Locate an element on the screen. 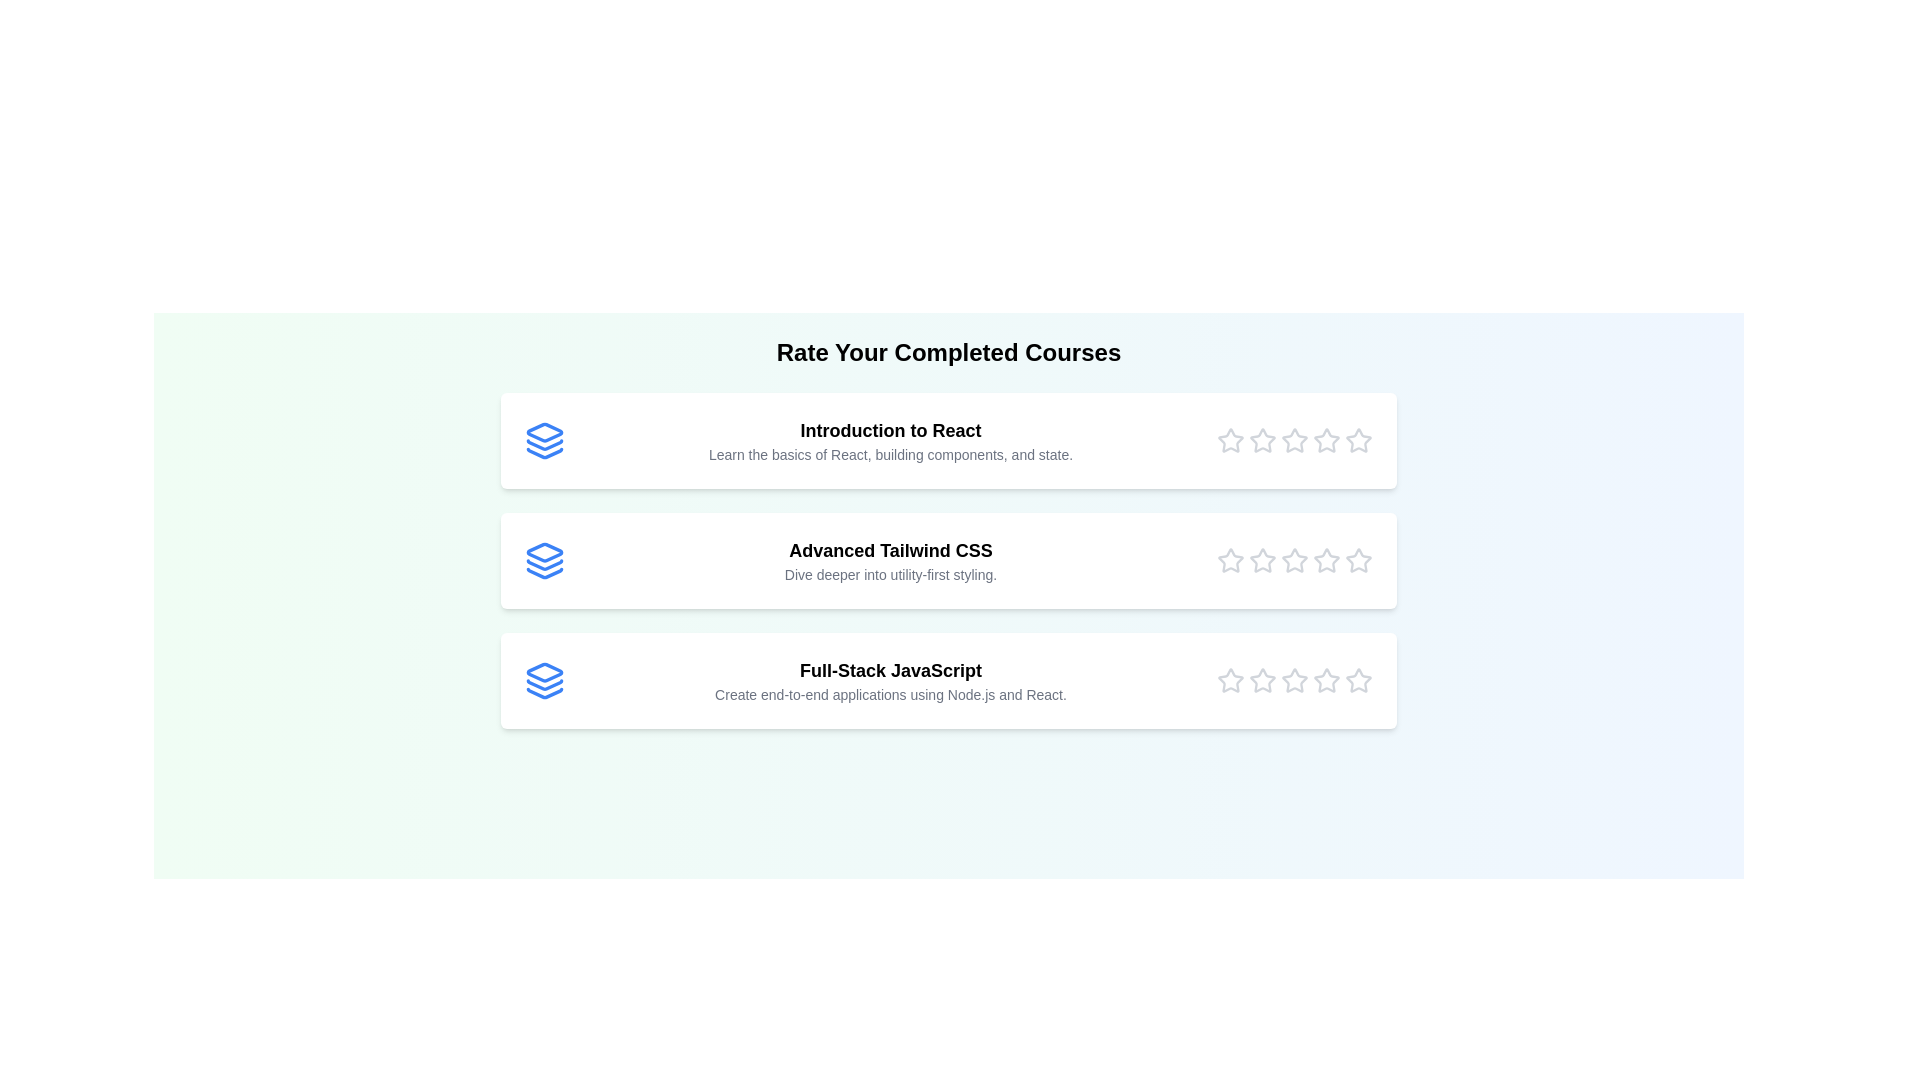 The image size is (1920, 1080). the course title to view its details. The parameter Advanced Tailwind CSS specifies which course to select is located at coordinates (948, 560).